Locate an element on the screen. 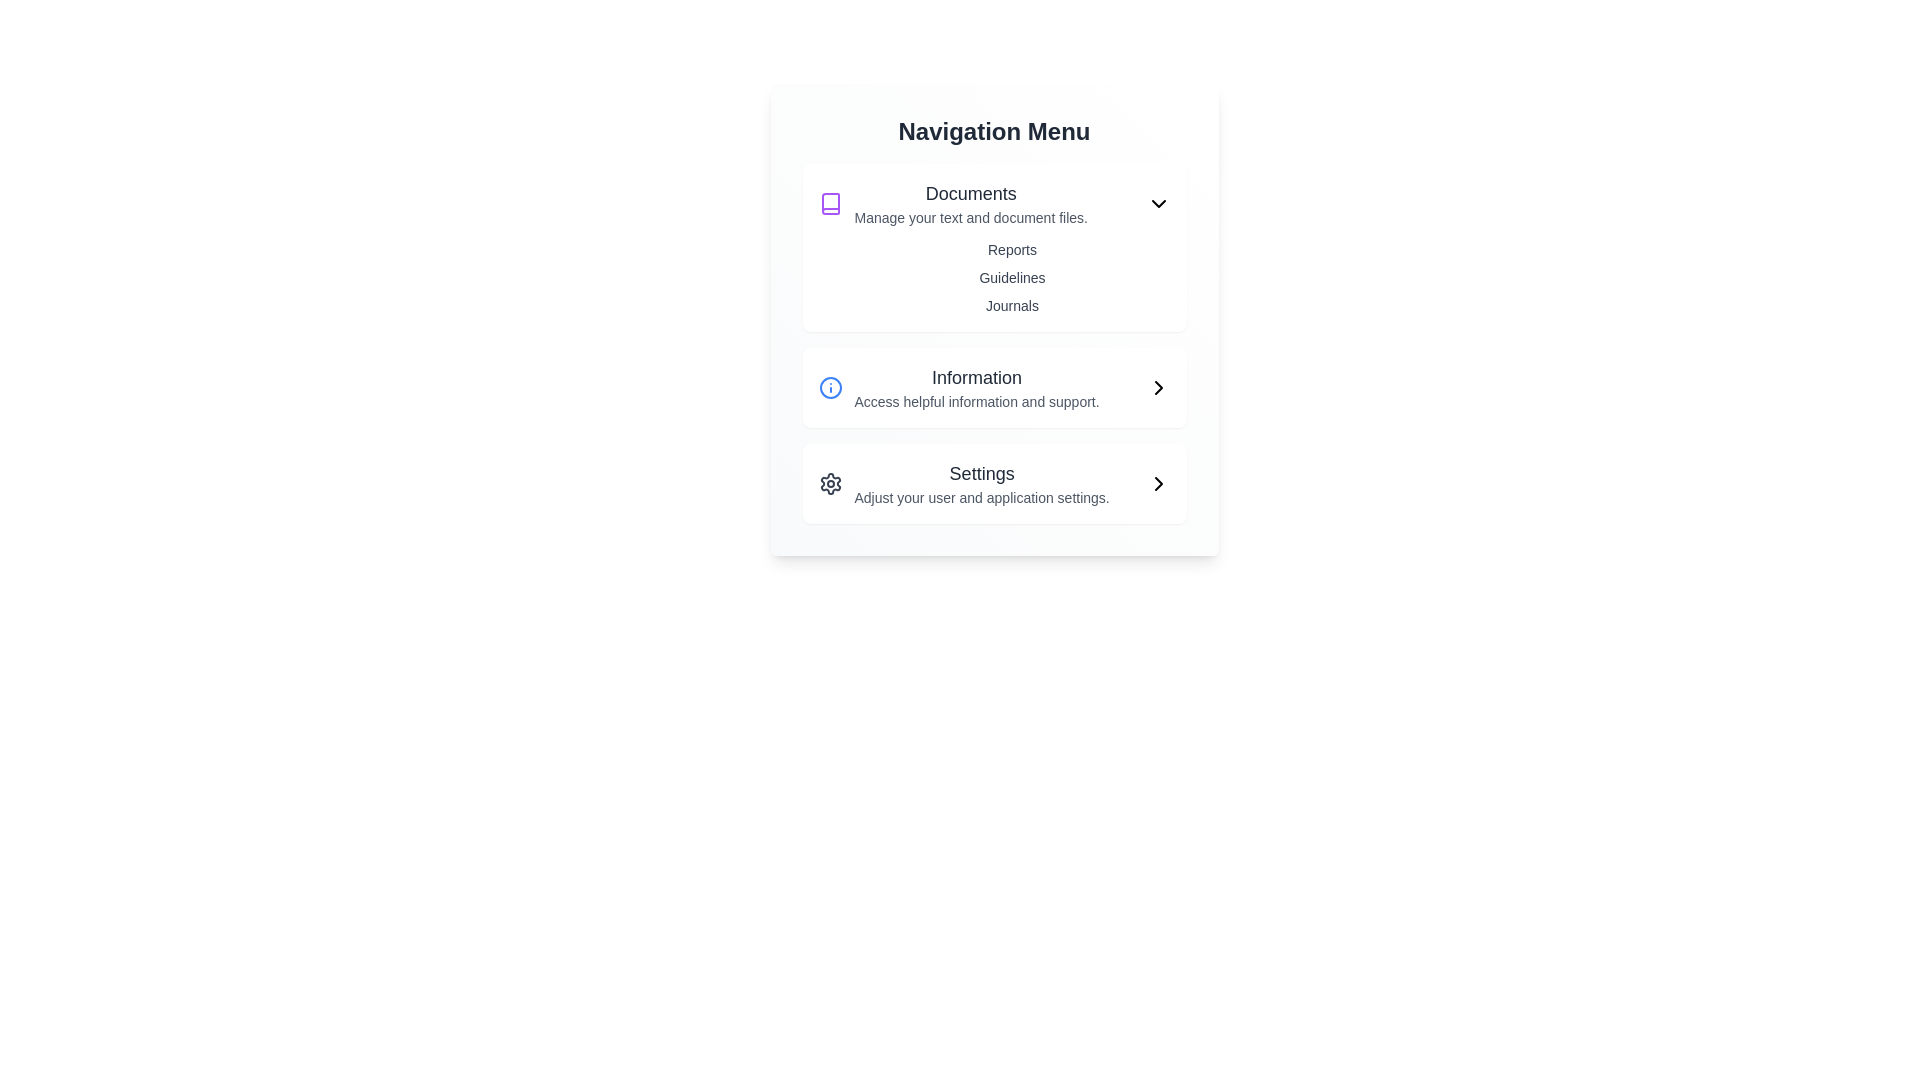 The image size is (1920, 1080). the static text label that serves as the title for the section, located above the subtitle 'Manage your text and document files.' and aligned to the left is located at coordinates (971, 193).